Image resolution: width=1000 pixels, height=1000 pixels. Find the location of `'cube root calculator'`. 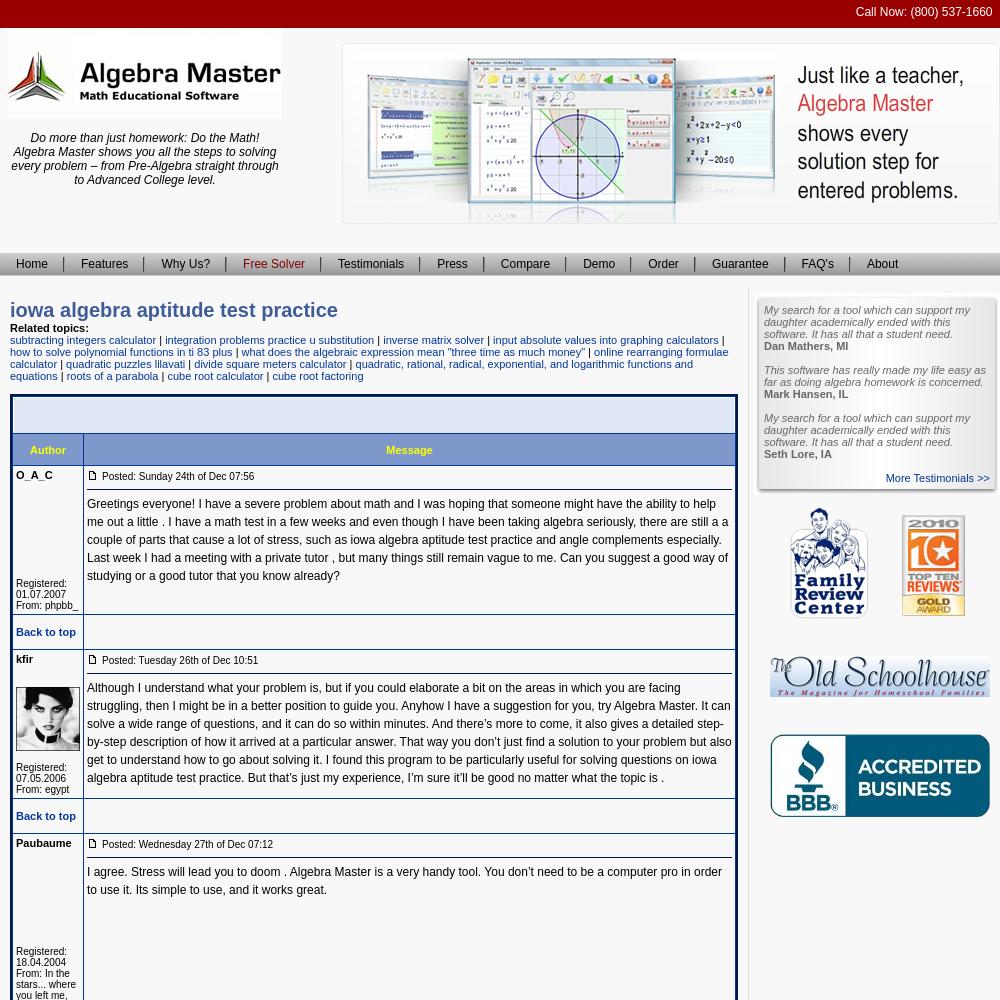

'cube root calculator' is located at coordinates (214, 376).